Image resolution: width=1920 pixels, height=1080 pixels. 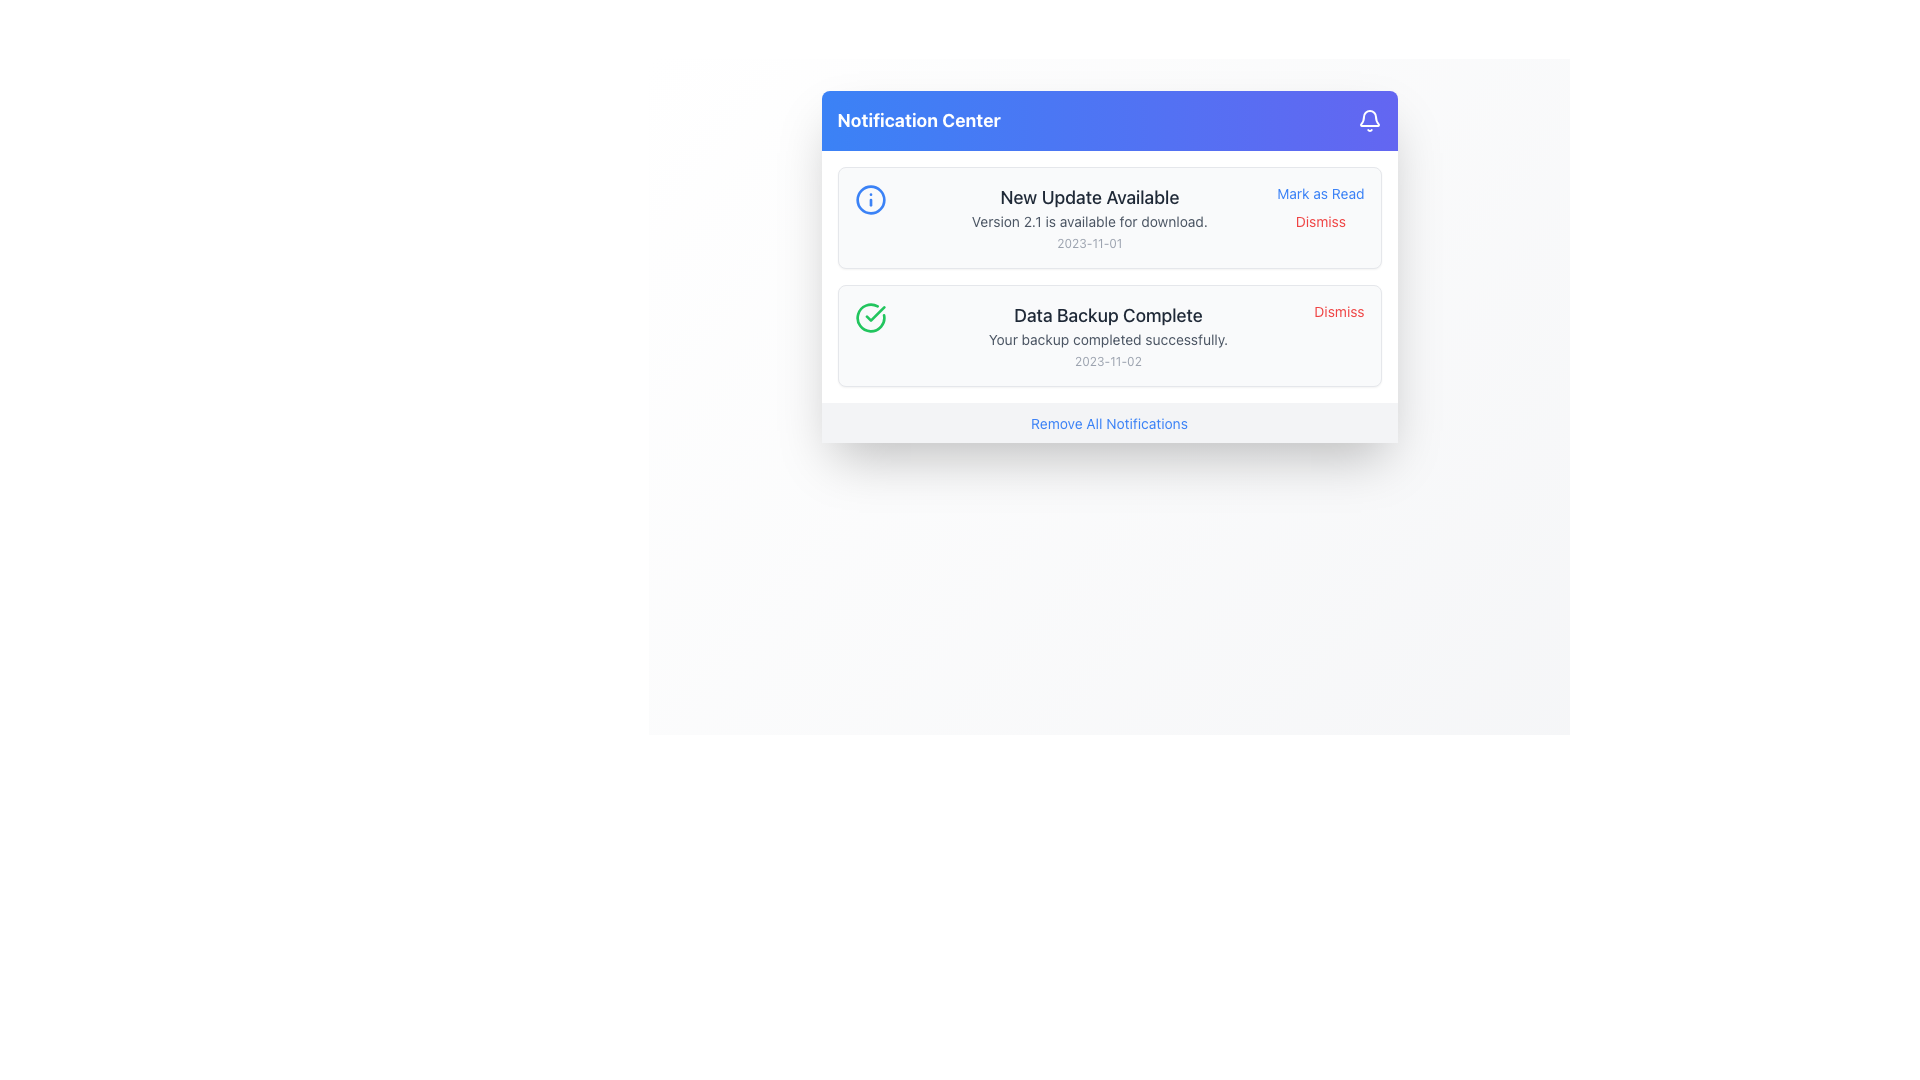 I want to click on the dismiss button located at the right end of the 'Data Backup Complete' notification block in the Notification Center, so click(x=1339, y=312).